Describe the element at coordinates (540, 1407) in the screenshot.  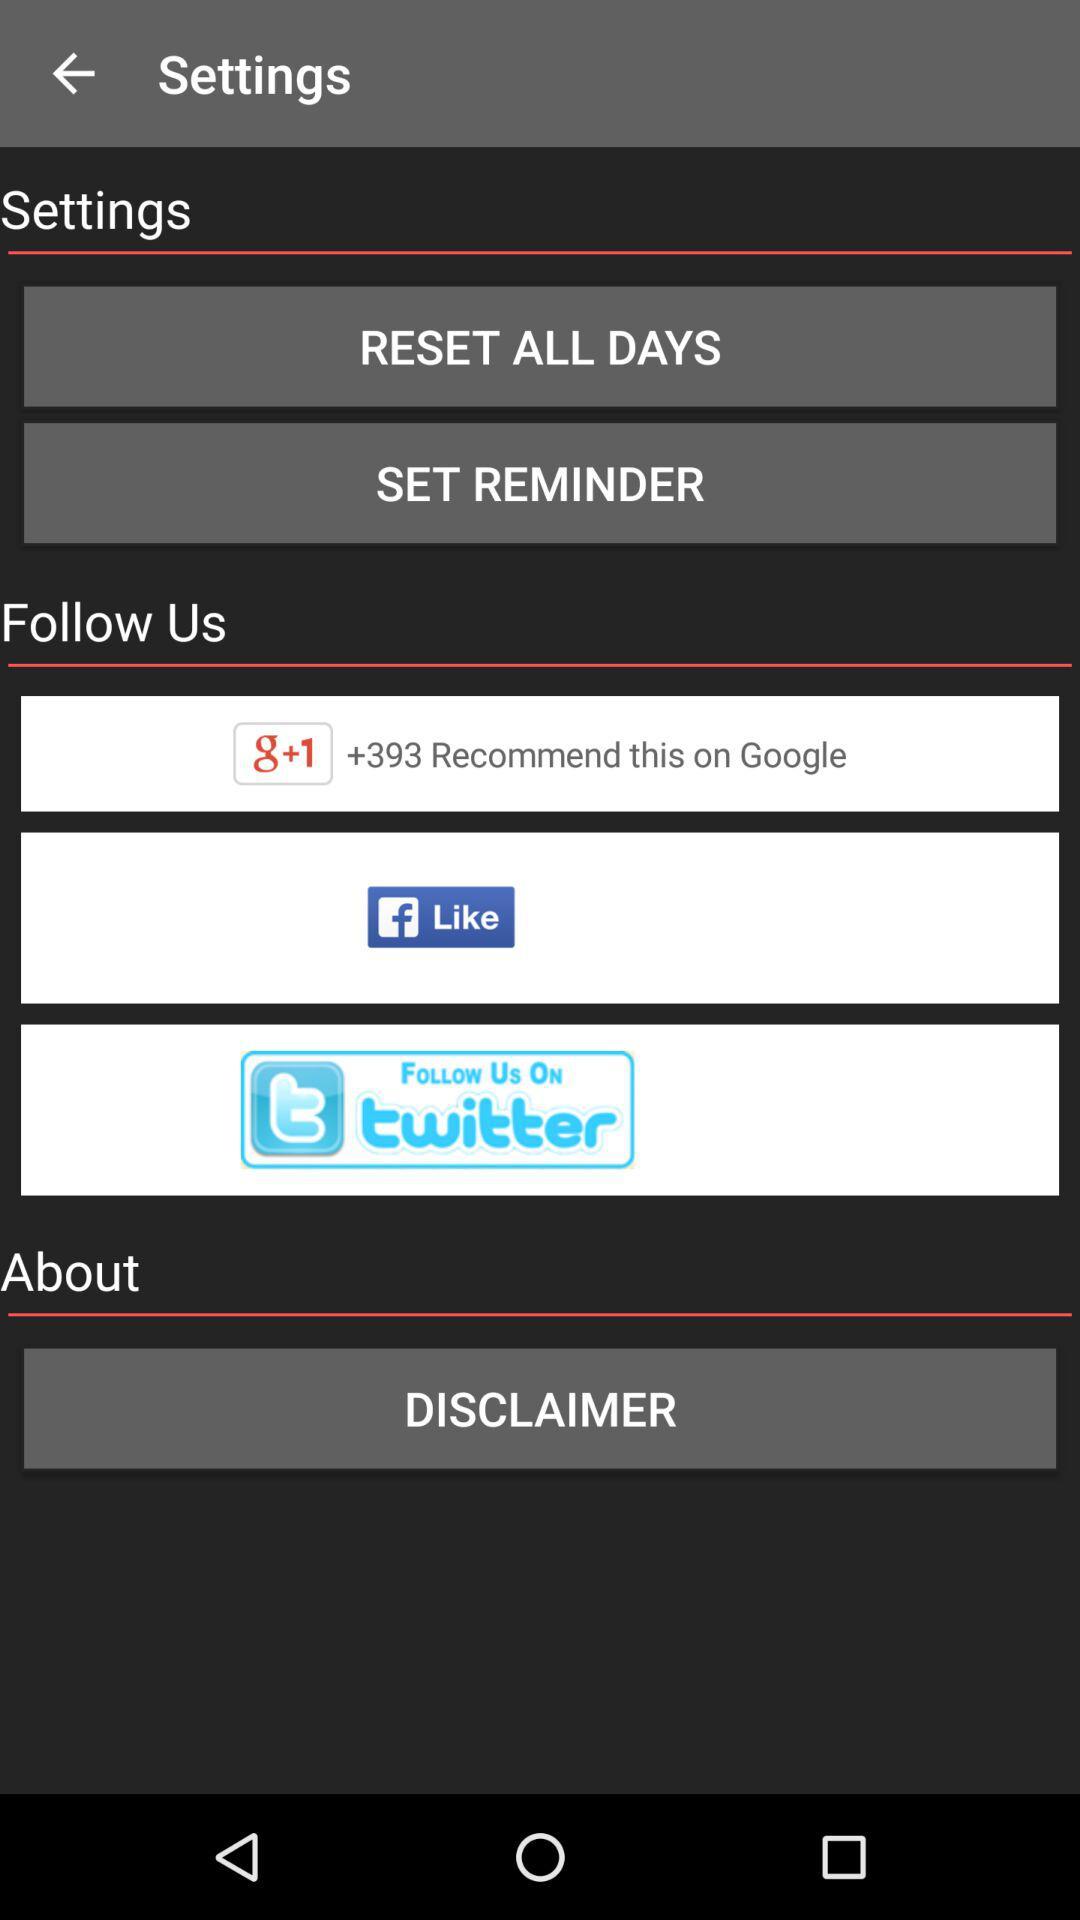
I see `the disclaimer item` at that location.